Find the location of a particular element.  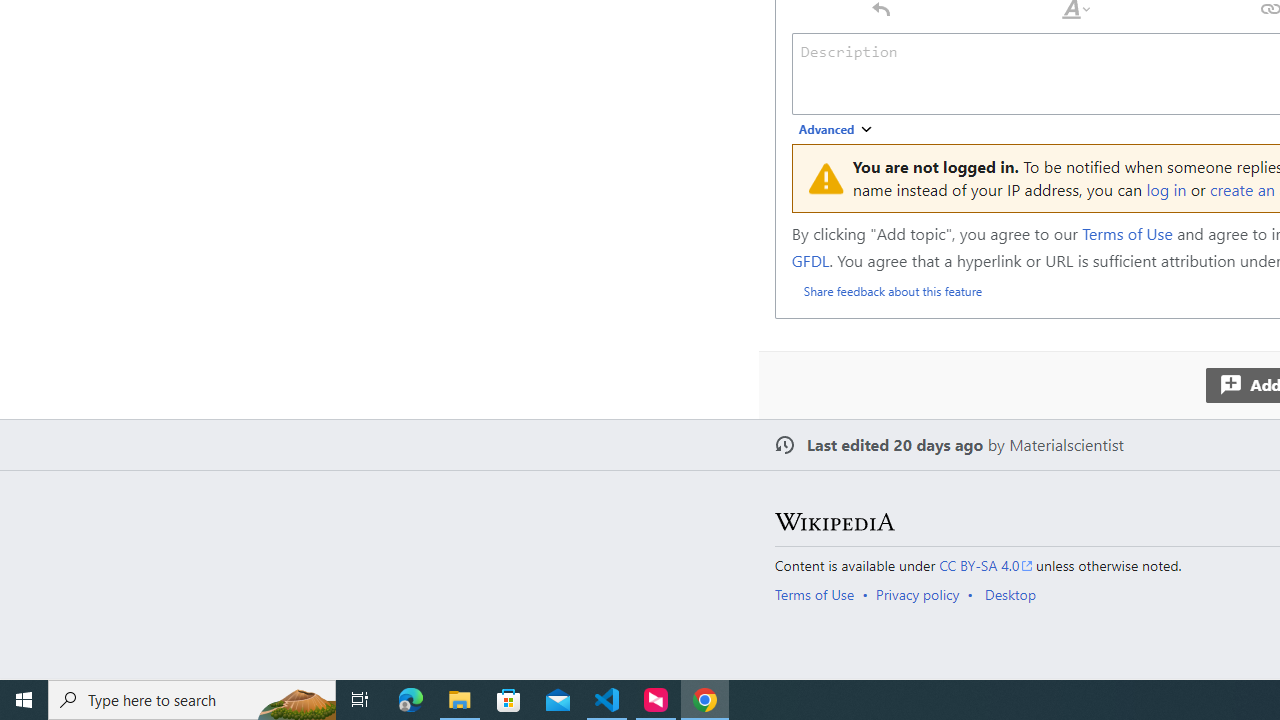

'Share feedback about this feature' is located at coordinates (891, 290).